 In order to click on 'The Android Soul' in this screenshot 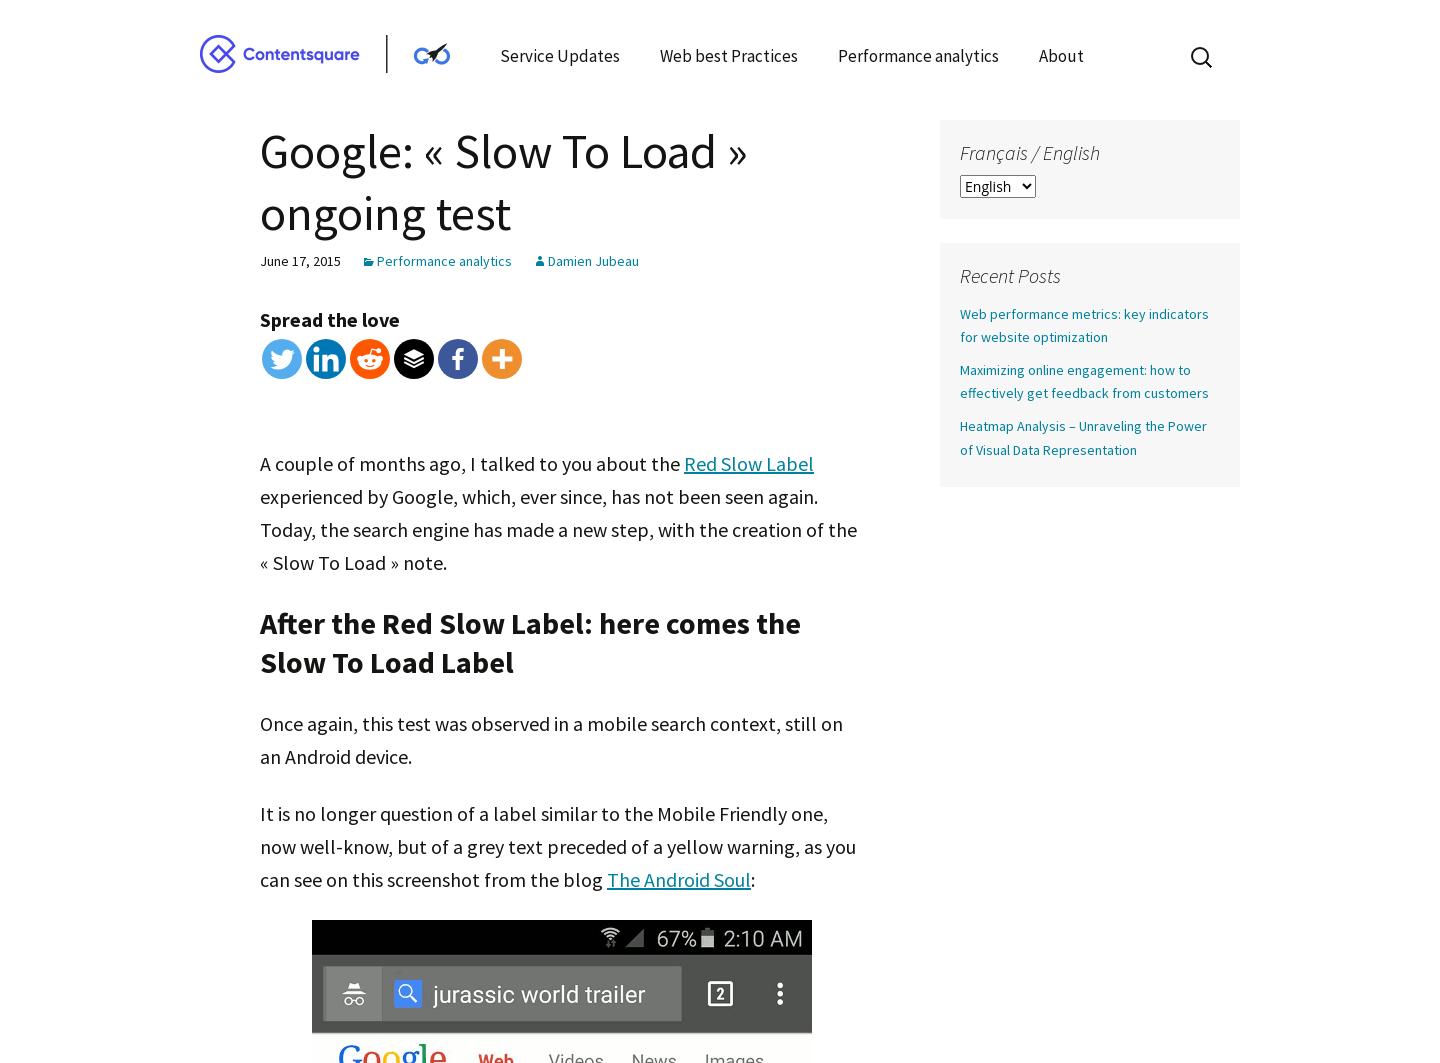, I will do `click(605, 877)`.